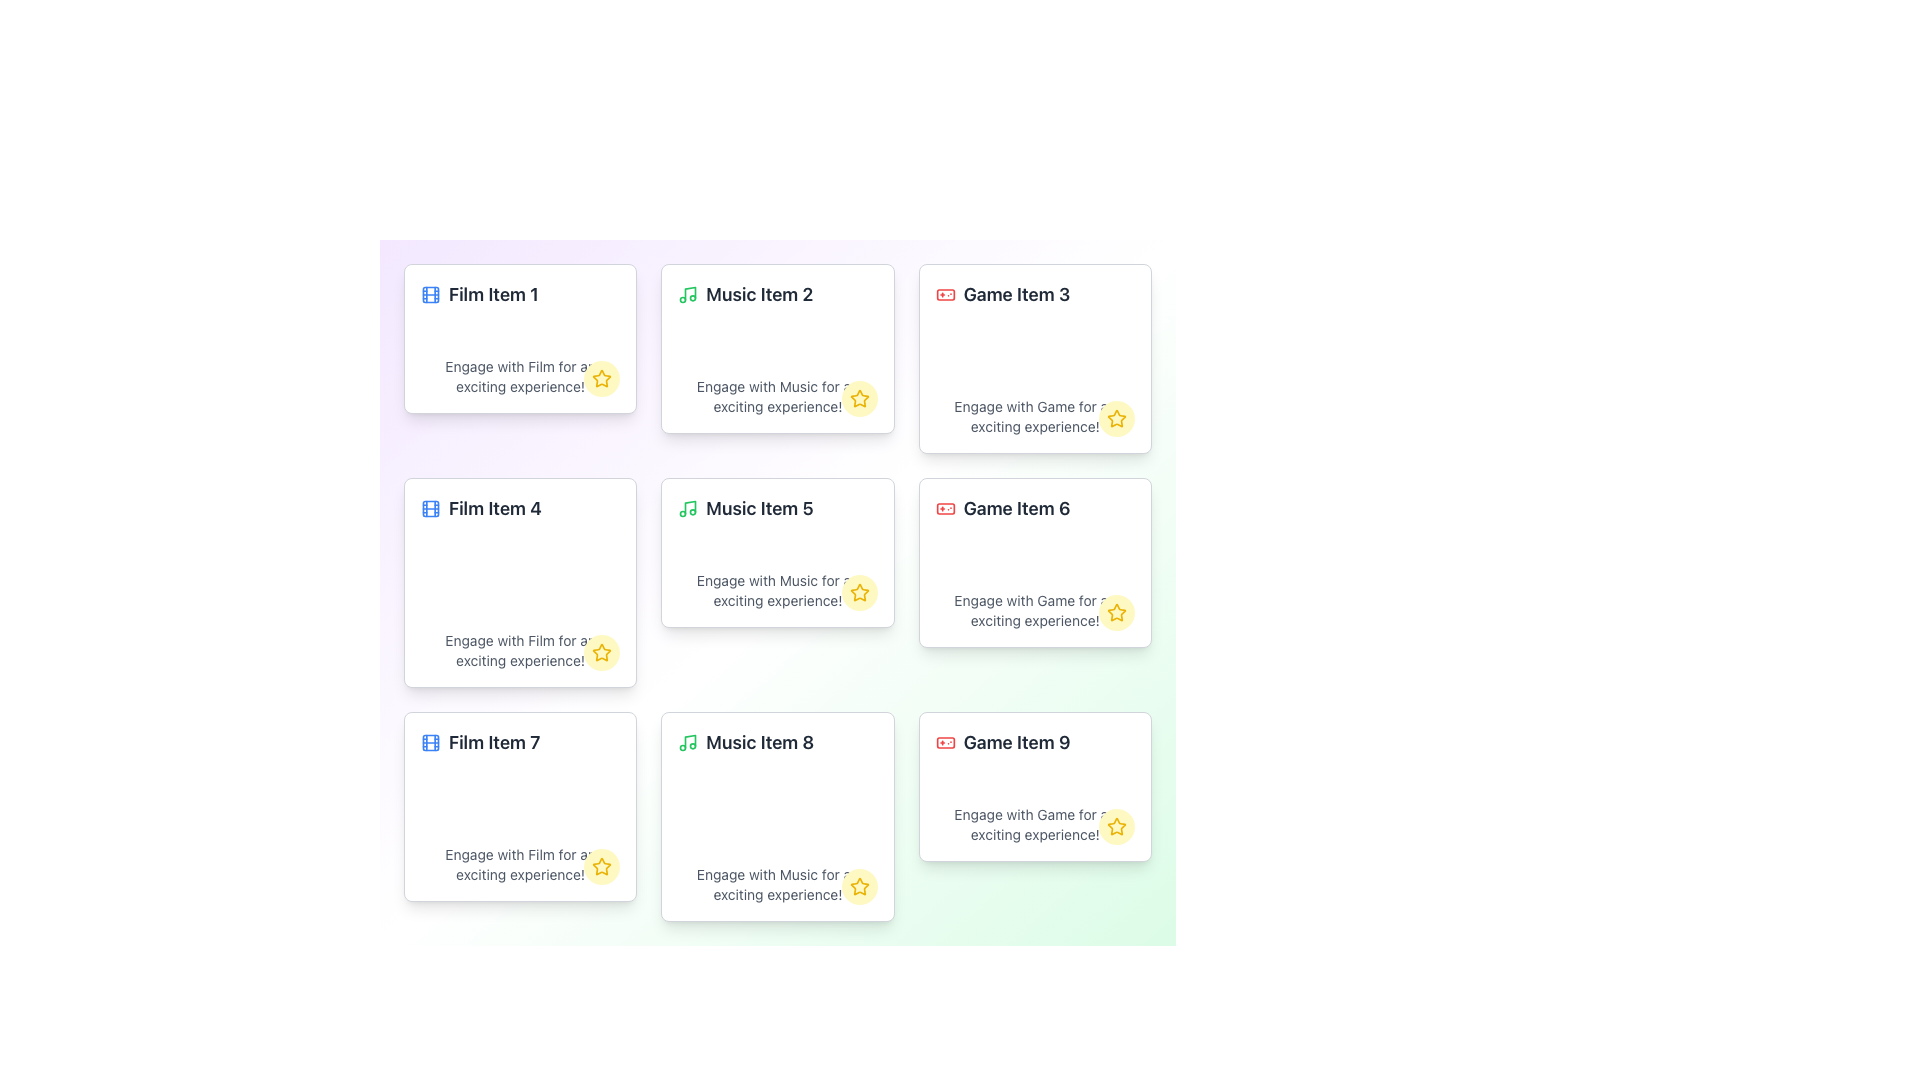  What do you see at coordinates (601, 652) in the screenshot?
I see `the yellow star icon located at the bottom-right corner of the card titled 'Film Item 4' for more details` at bounding box center [601, 652].